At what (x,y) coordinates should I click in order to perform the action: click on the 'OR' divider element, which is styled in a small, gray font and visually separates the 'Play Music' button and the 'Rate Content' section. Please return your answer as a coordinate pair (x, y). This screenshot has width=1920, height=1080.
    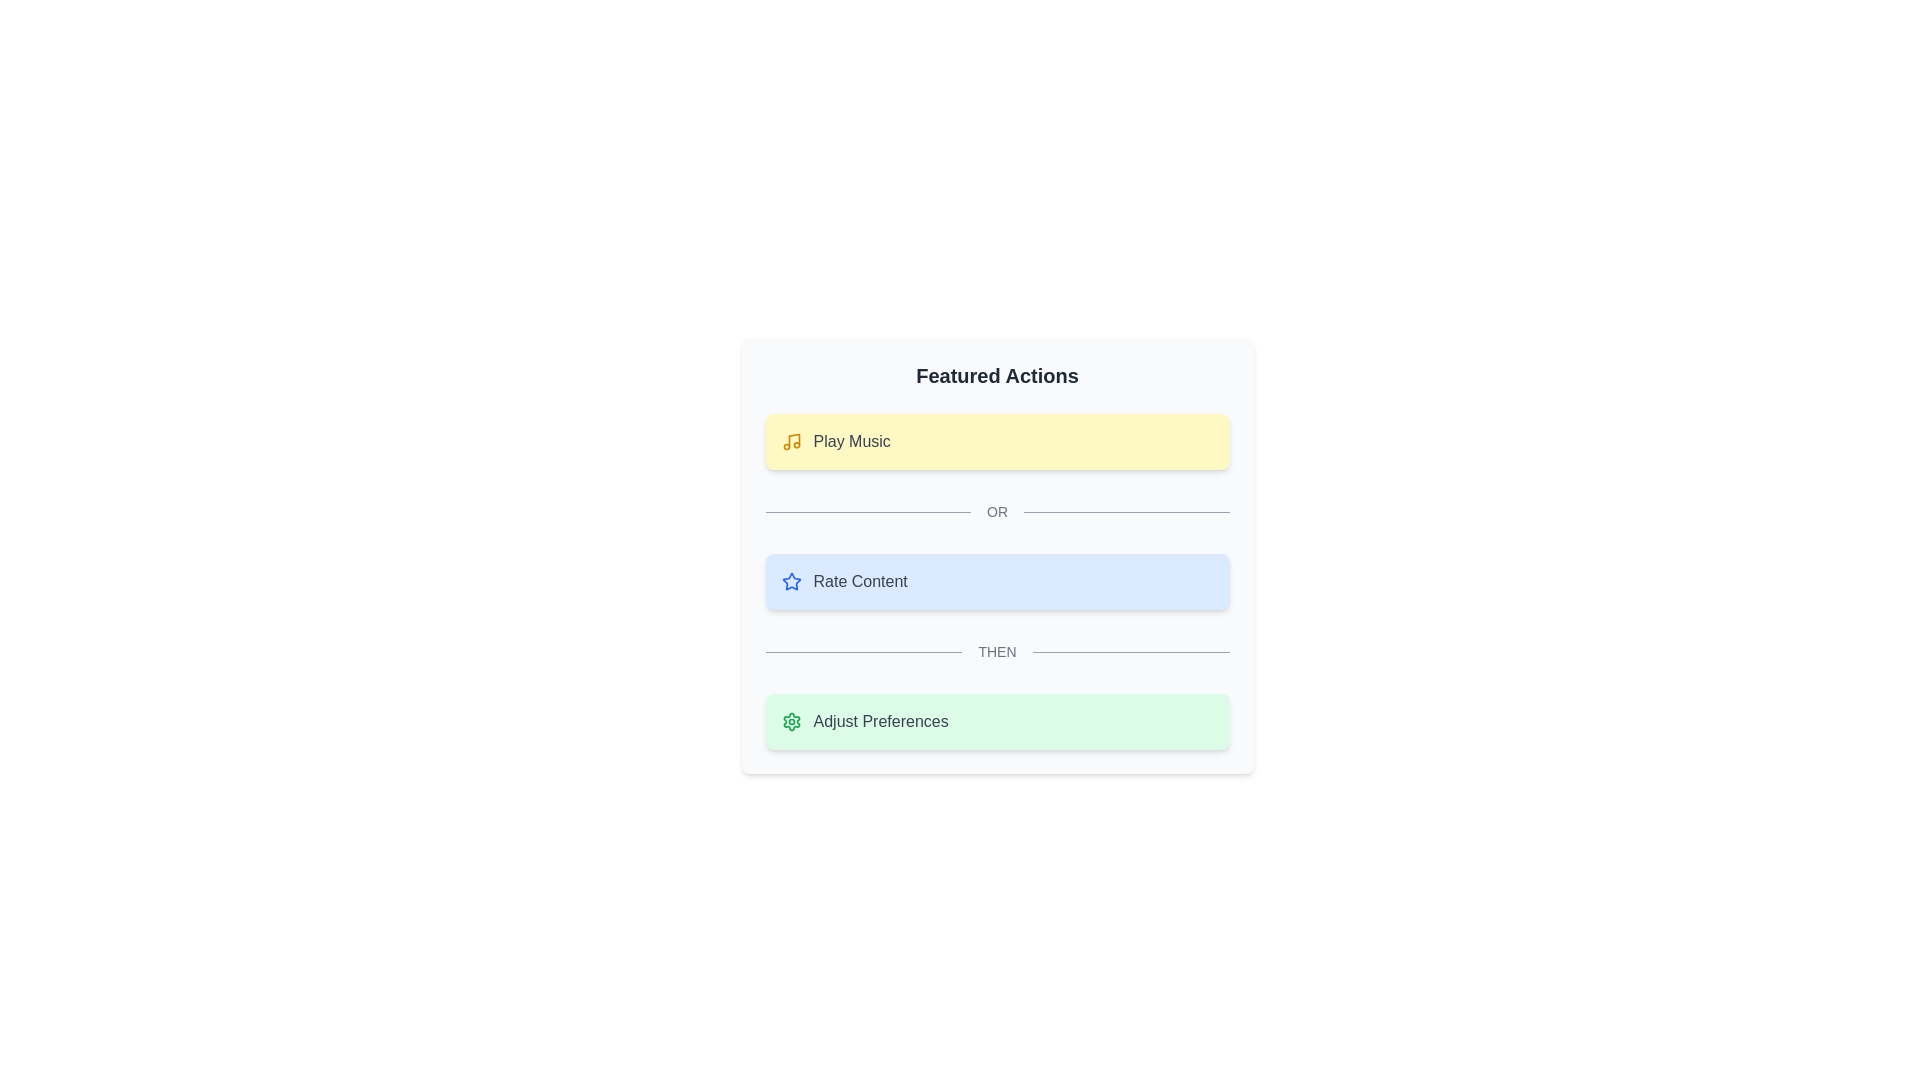
    Looking at the image, I should click on (997, 511).